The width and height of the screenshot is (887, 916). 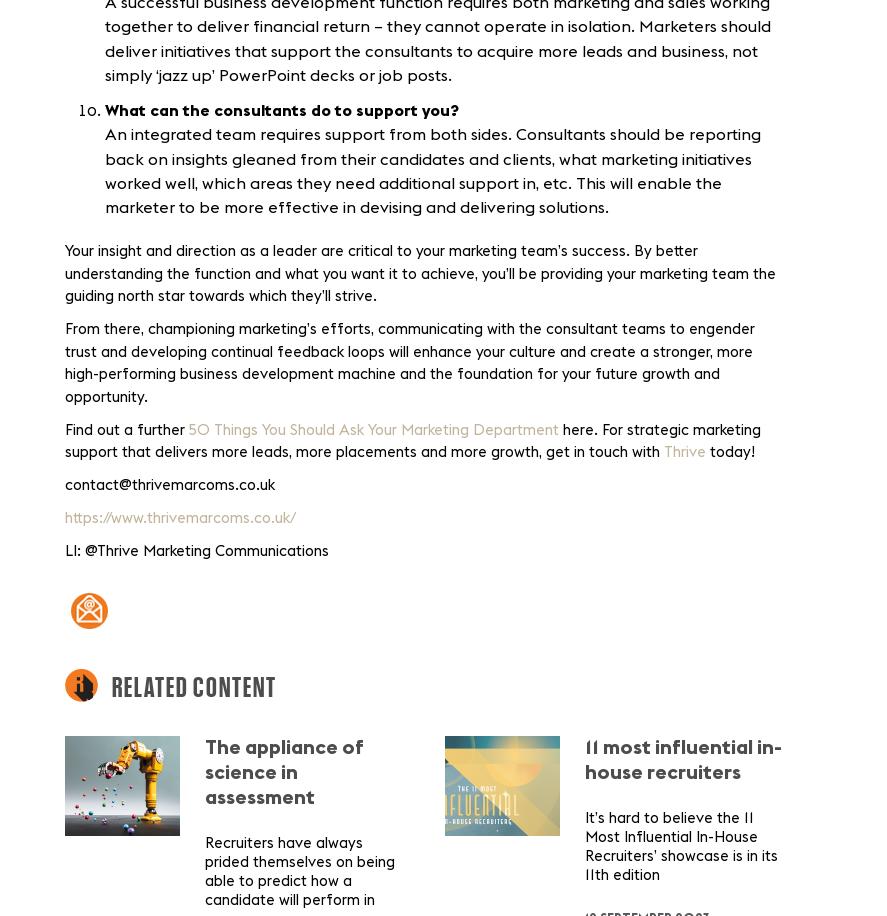 I want to click on 'What can the consultants do to support you?', so click(x=105, y=109).